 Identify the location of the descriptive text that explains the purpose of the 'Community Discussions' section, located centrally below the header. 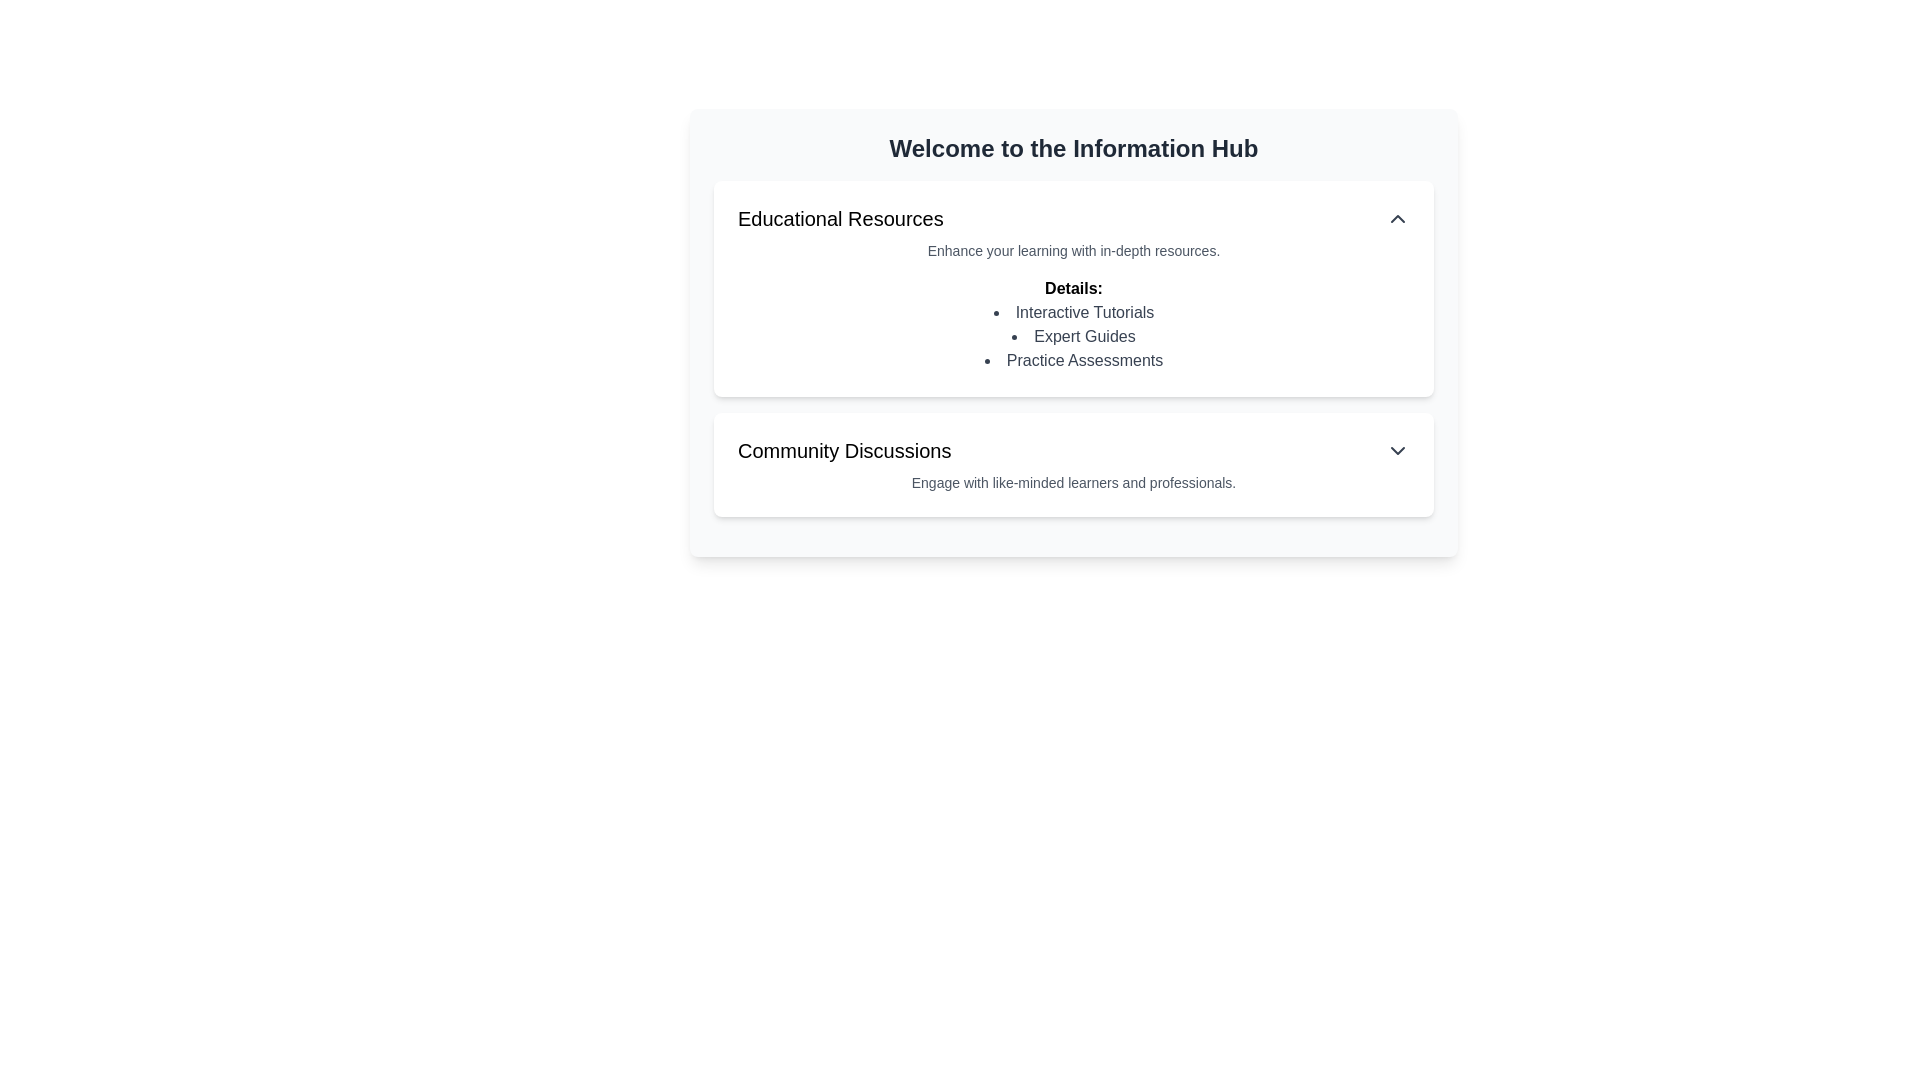
(1073, 482).